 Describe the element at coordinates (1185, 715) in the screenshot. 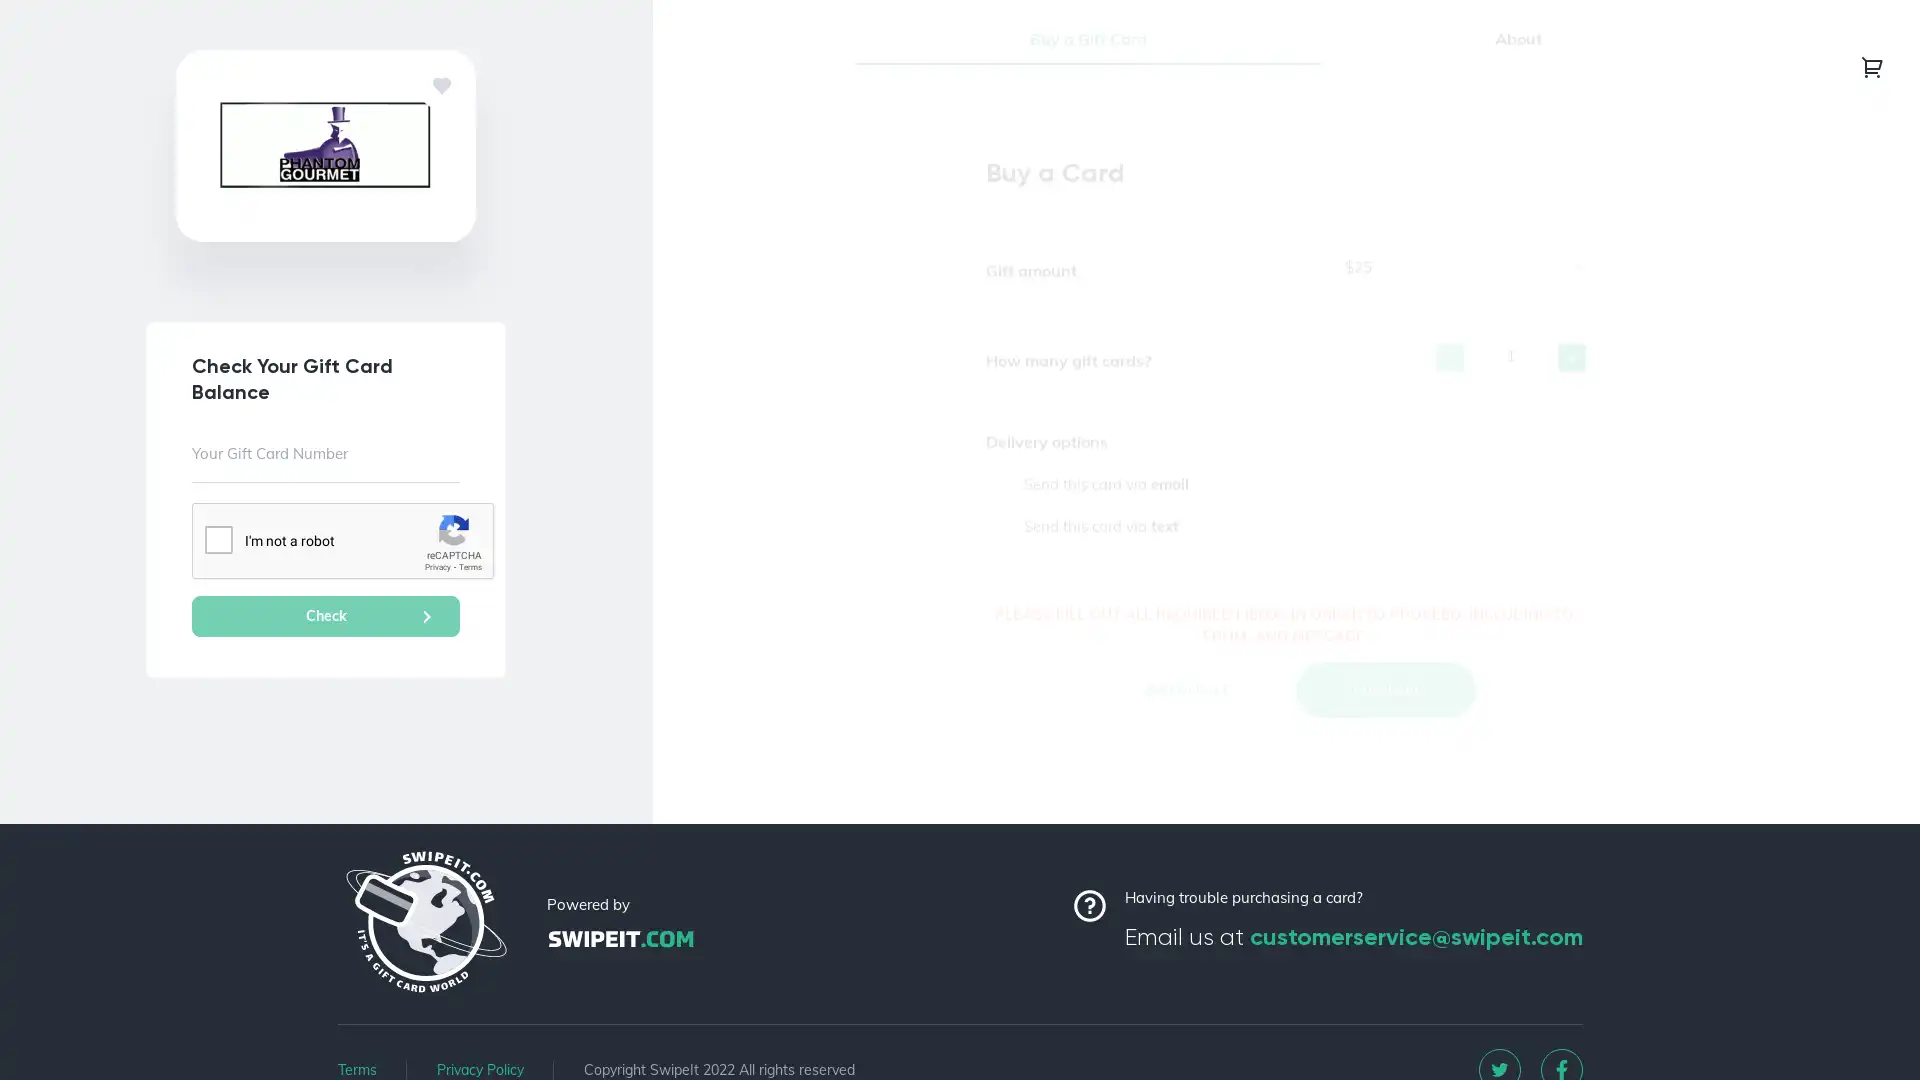

I see `Add to Cart` at that location.